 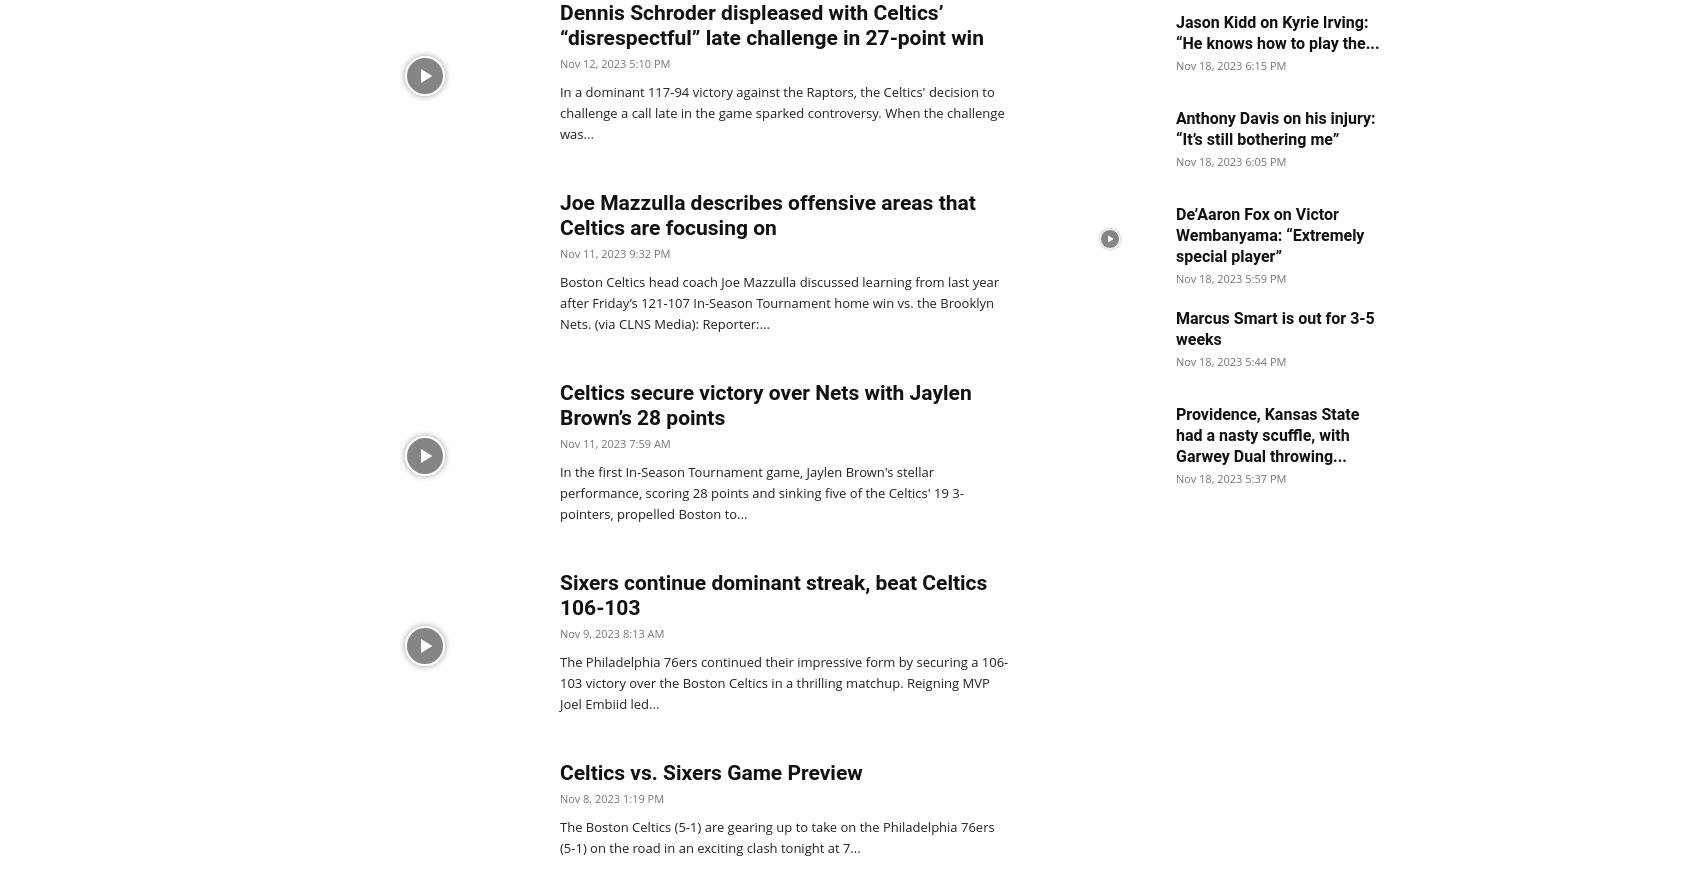 What do you see at coordinates (783, 681) in the screenshot?
I see `'The Philadelphia 76ers continued their impressive form by securing a 106-103 victory over the Boston Celtics in a thrilling matchup. Reigning MVP Joel Embiid led...'` at bounding box center [783, 681].